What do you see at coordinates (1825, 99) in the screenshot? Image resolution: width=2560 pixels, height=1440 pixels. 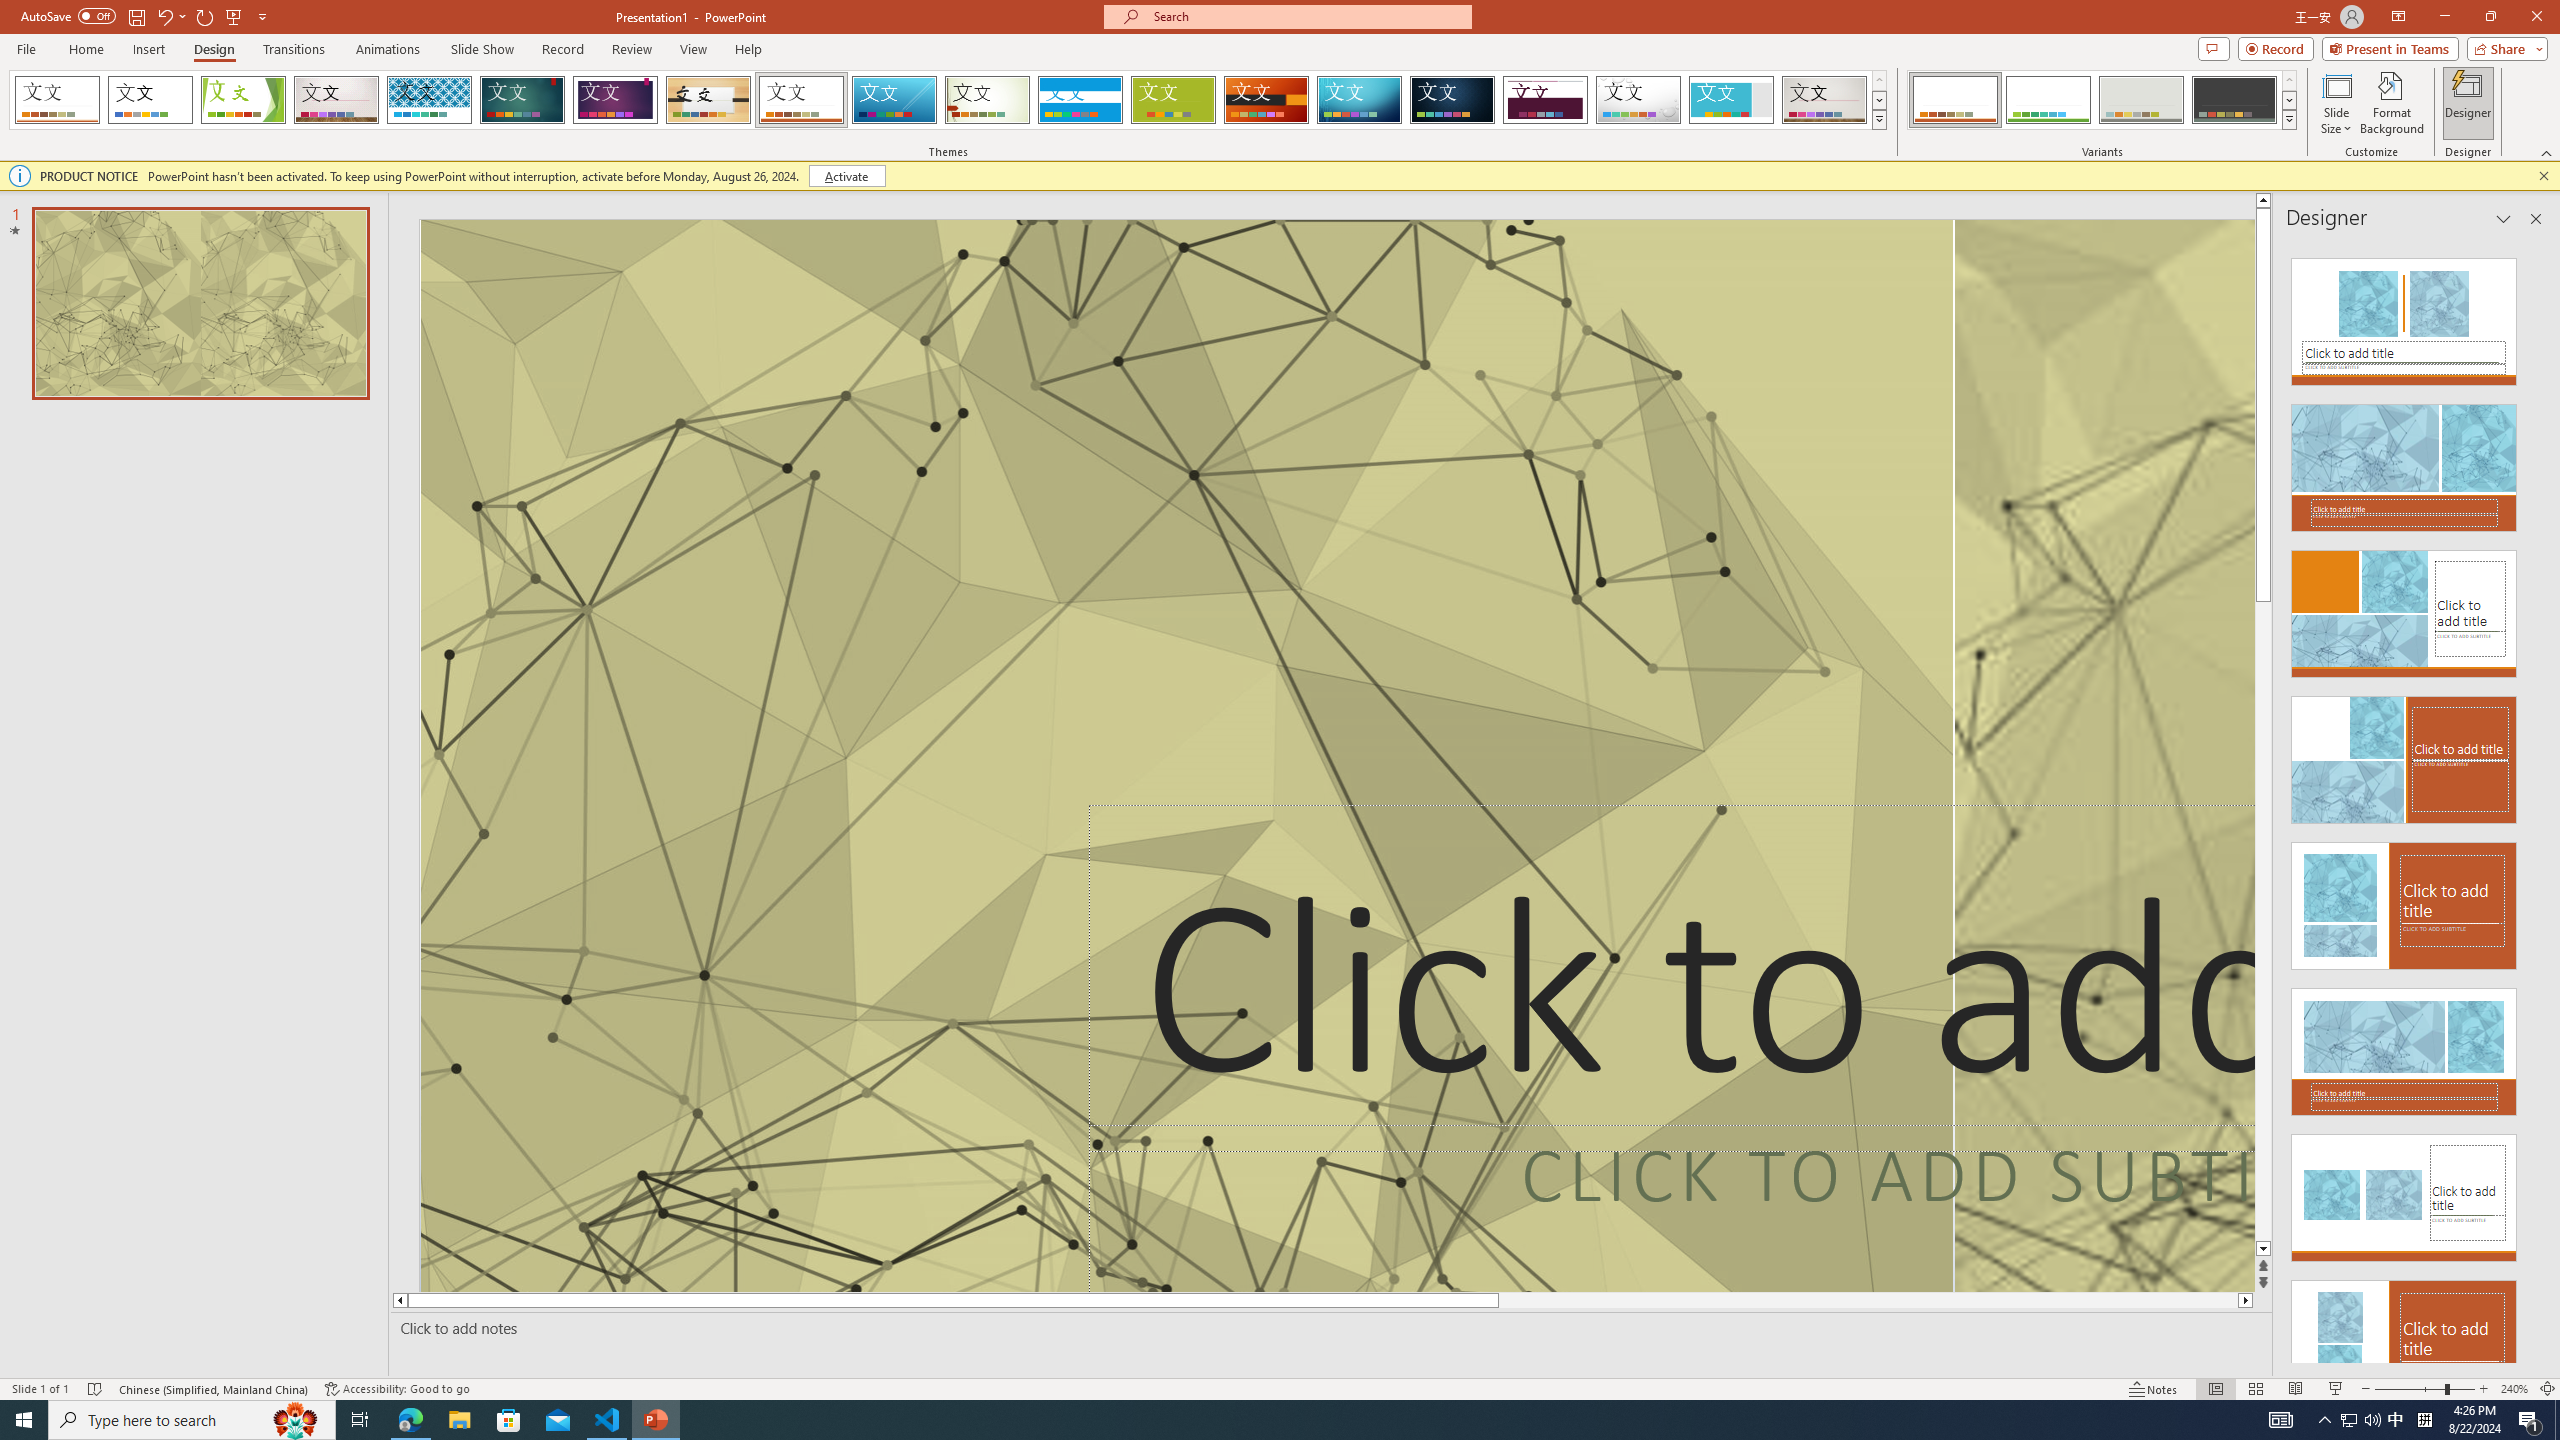 I see `'Gallery'` at bounding box center [1825, 99].